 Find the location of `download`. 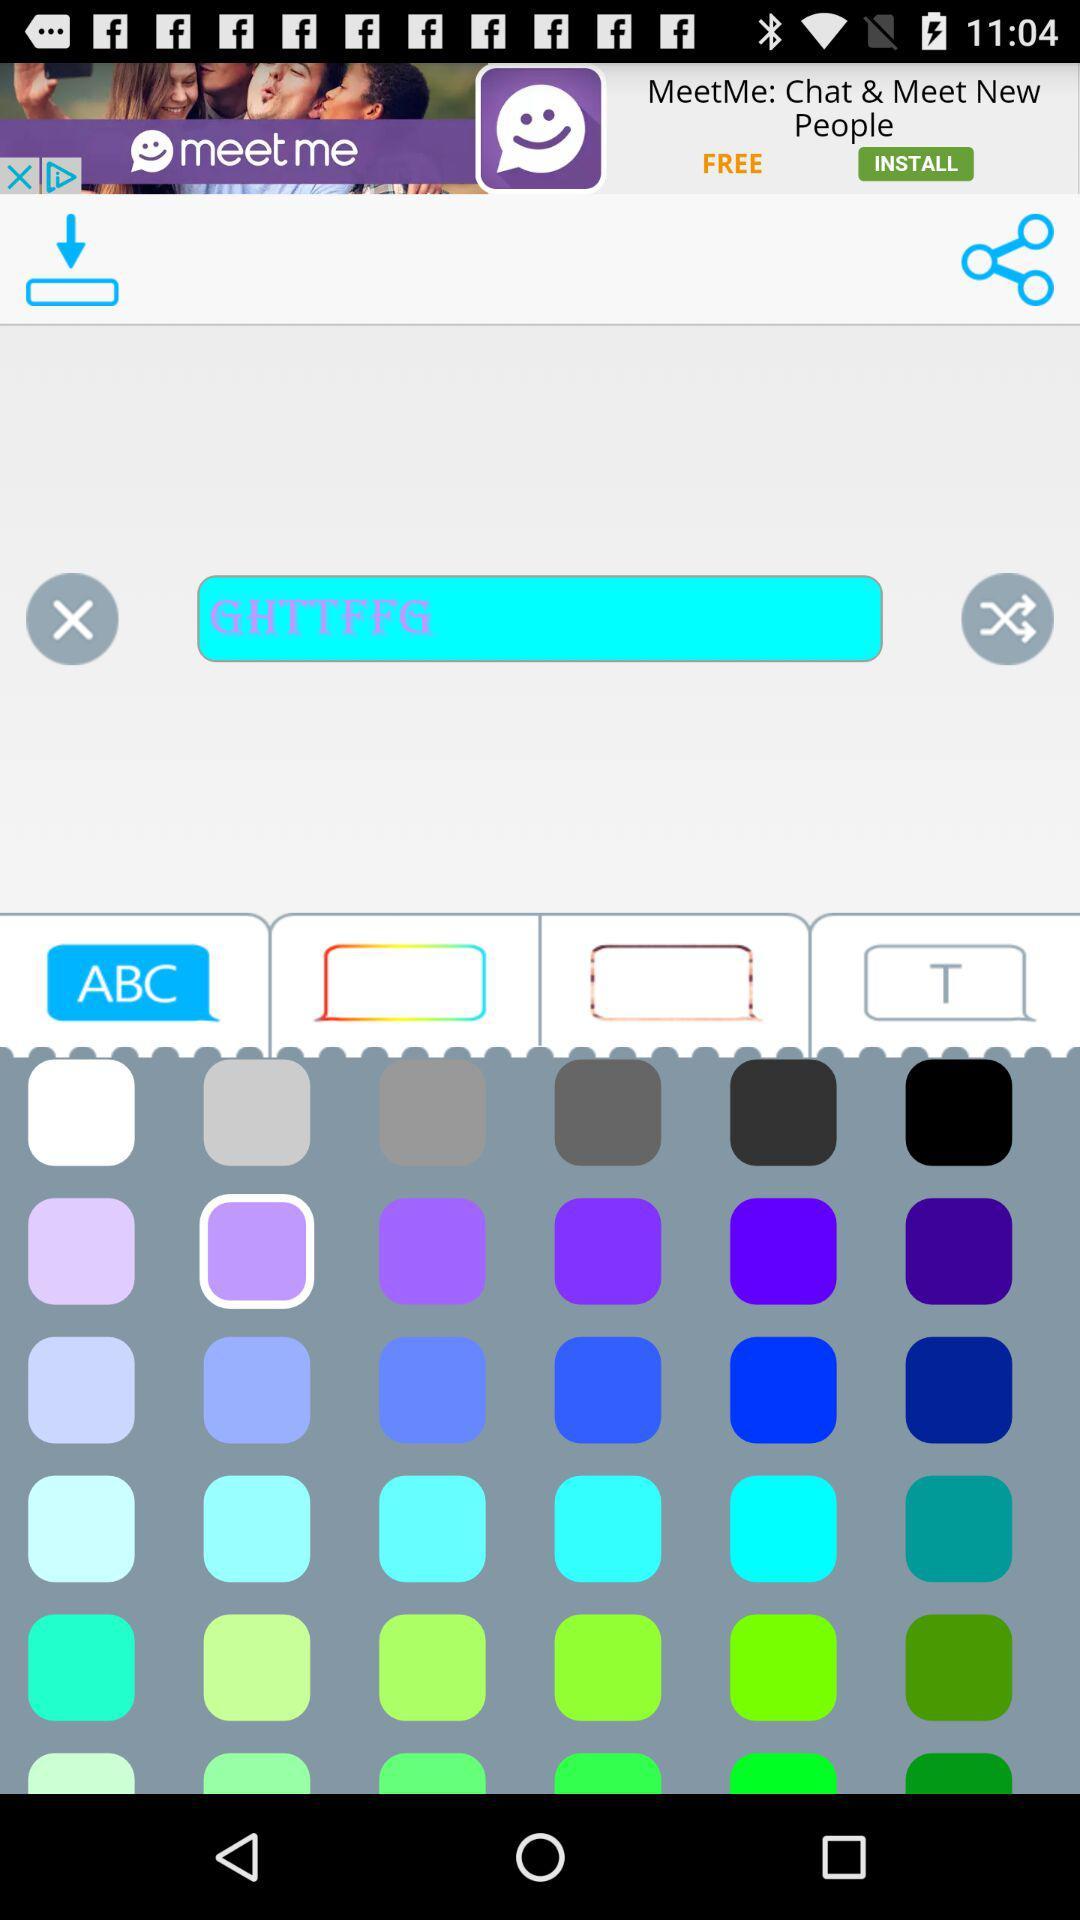

download is located at coordinates (71, 258).